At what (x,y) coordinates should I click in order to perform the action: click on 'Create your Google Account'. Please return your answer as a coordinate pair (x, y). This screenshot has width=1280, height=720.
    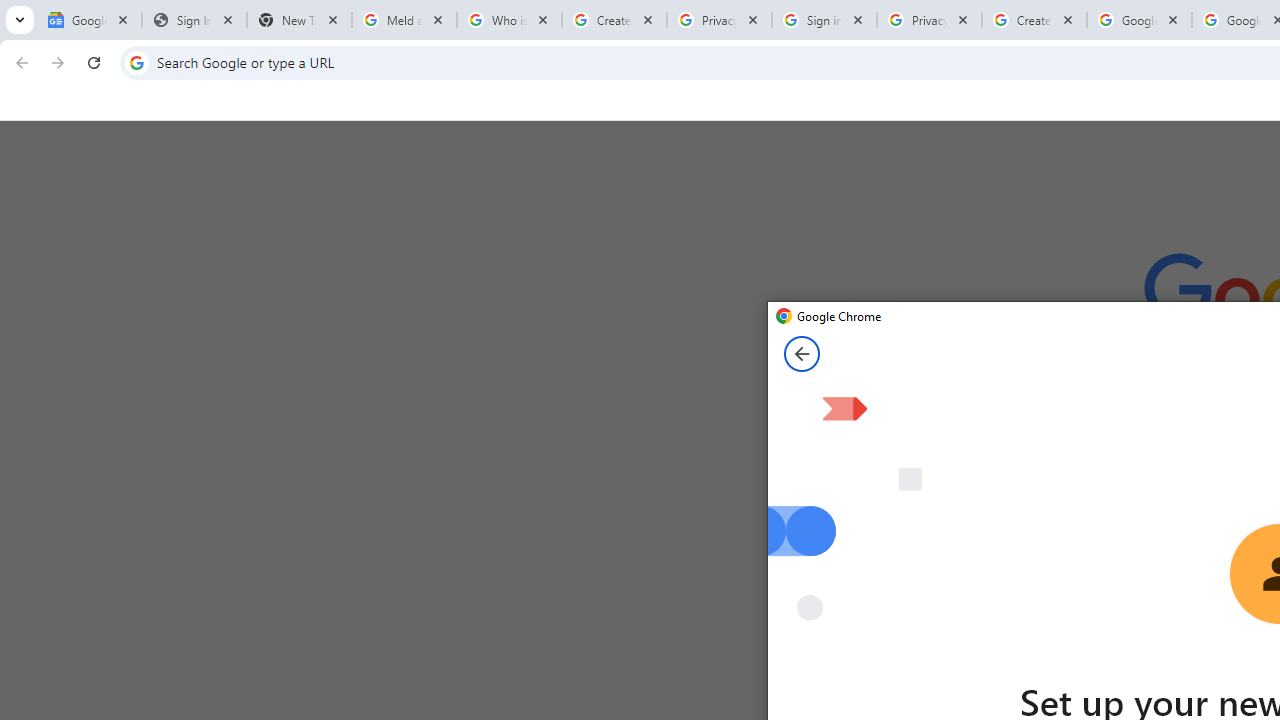
    Looking at the image, I should click on (1034, 20).